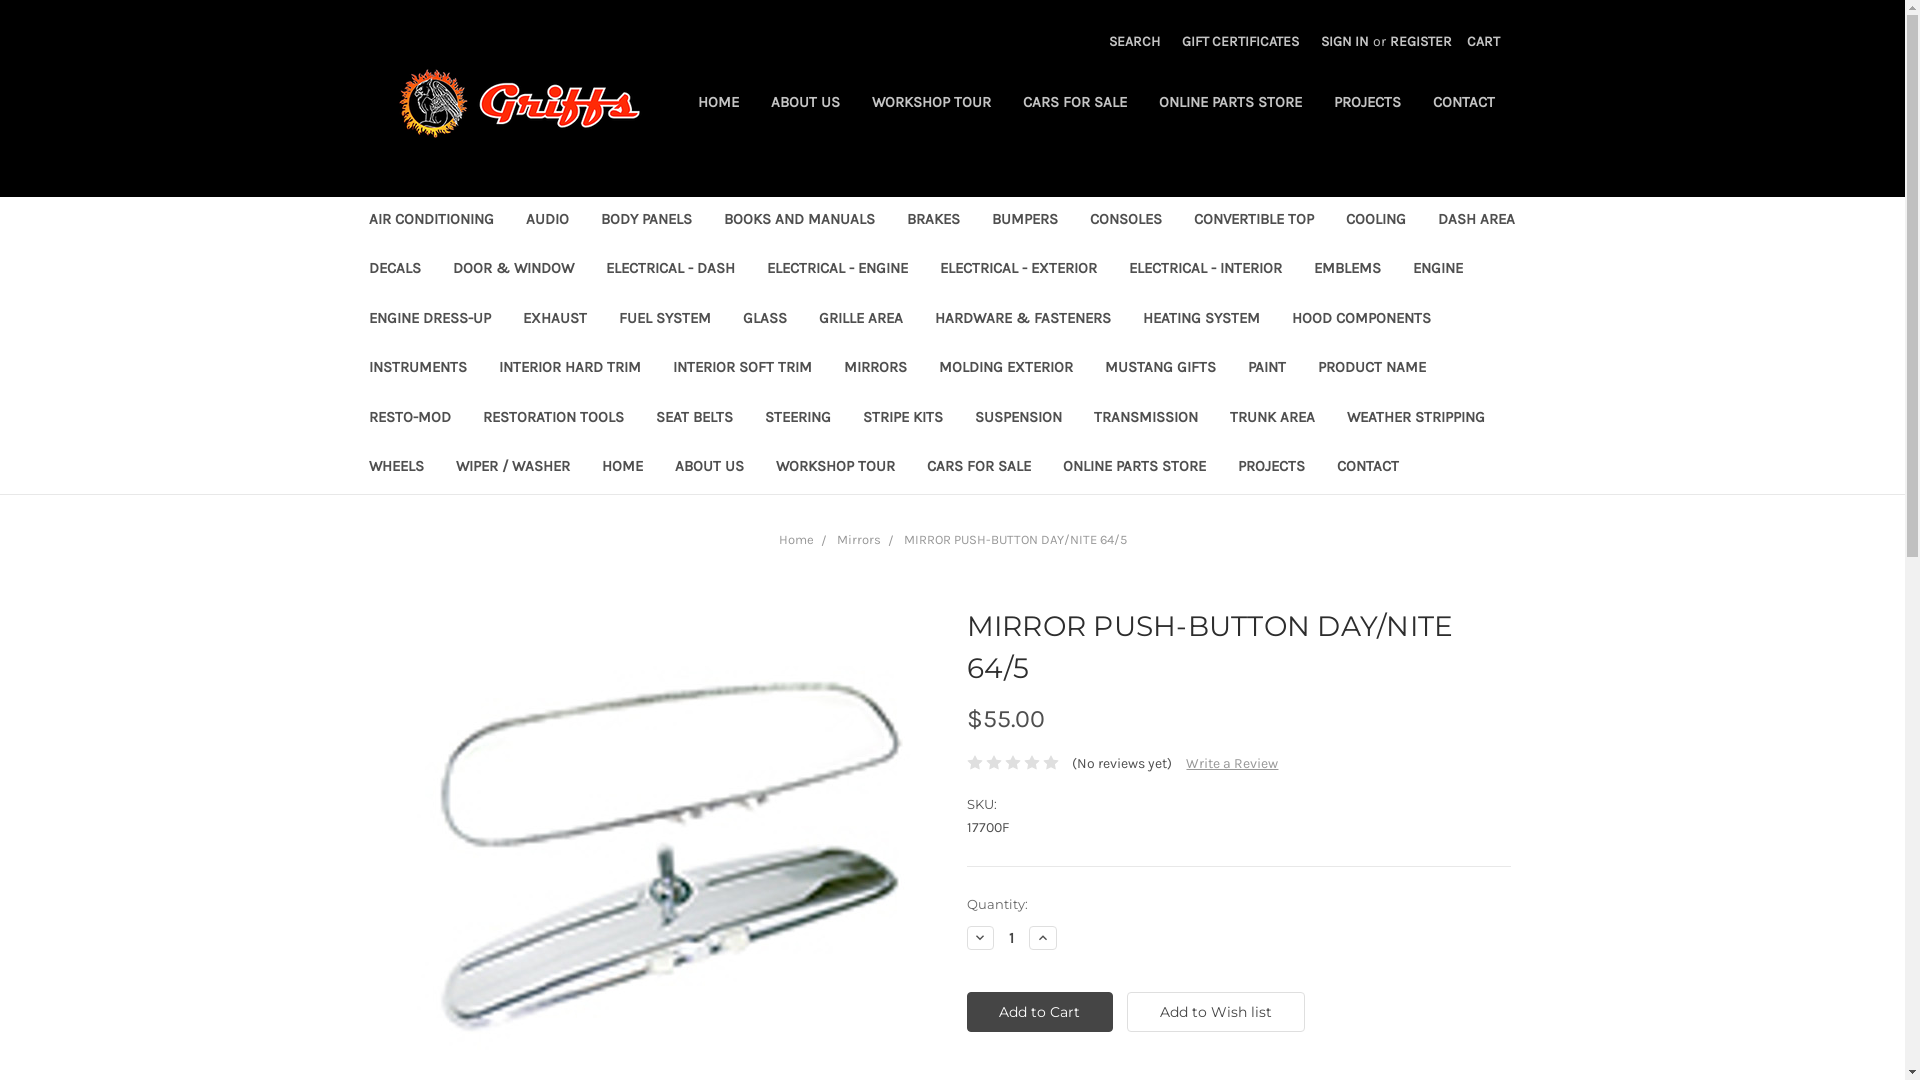 The width and height of the screenshot is (1920, 1080). I want to click on 'RESTORATION TOOLS', so click(464, 418).